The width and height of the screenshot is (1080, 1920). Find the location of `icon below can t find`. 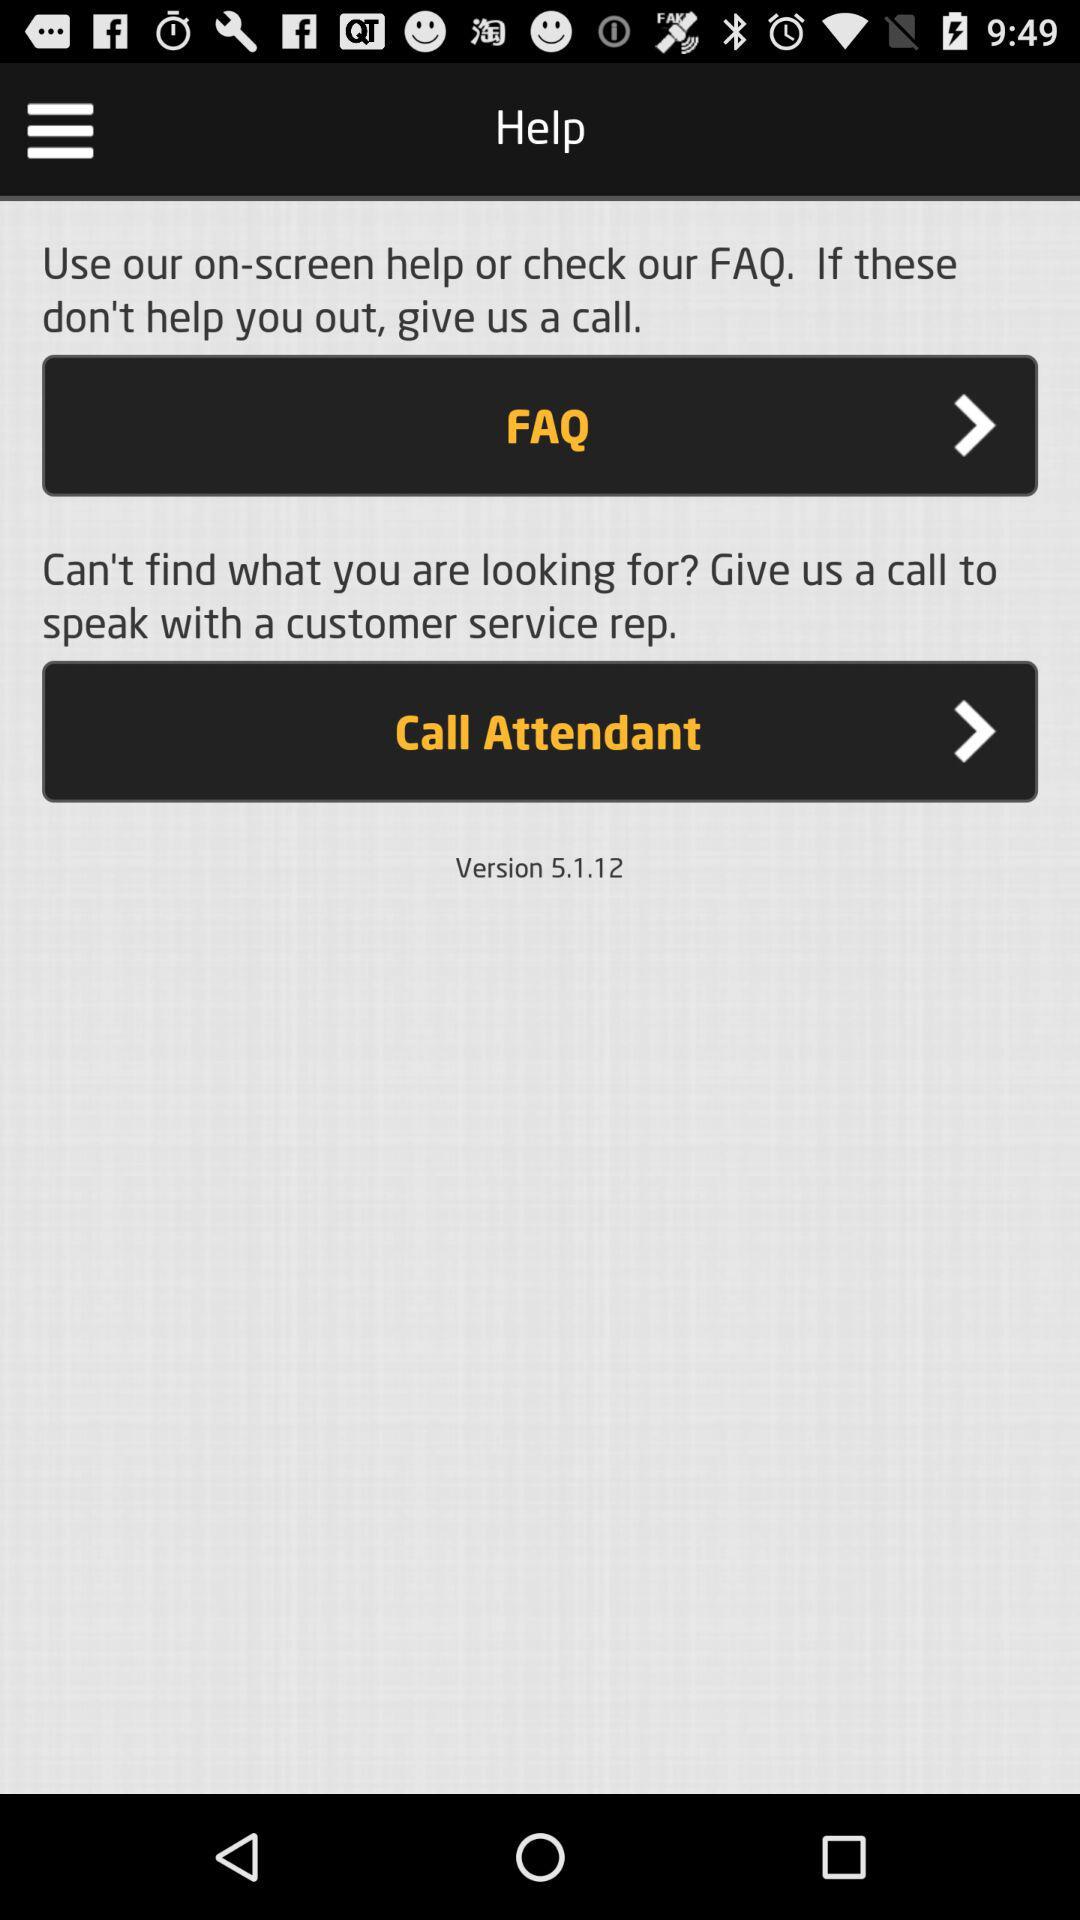

icon below can t find is located at coordinates (540, 730).